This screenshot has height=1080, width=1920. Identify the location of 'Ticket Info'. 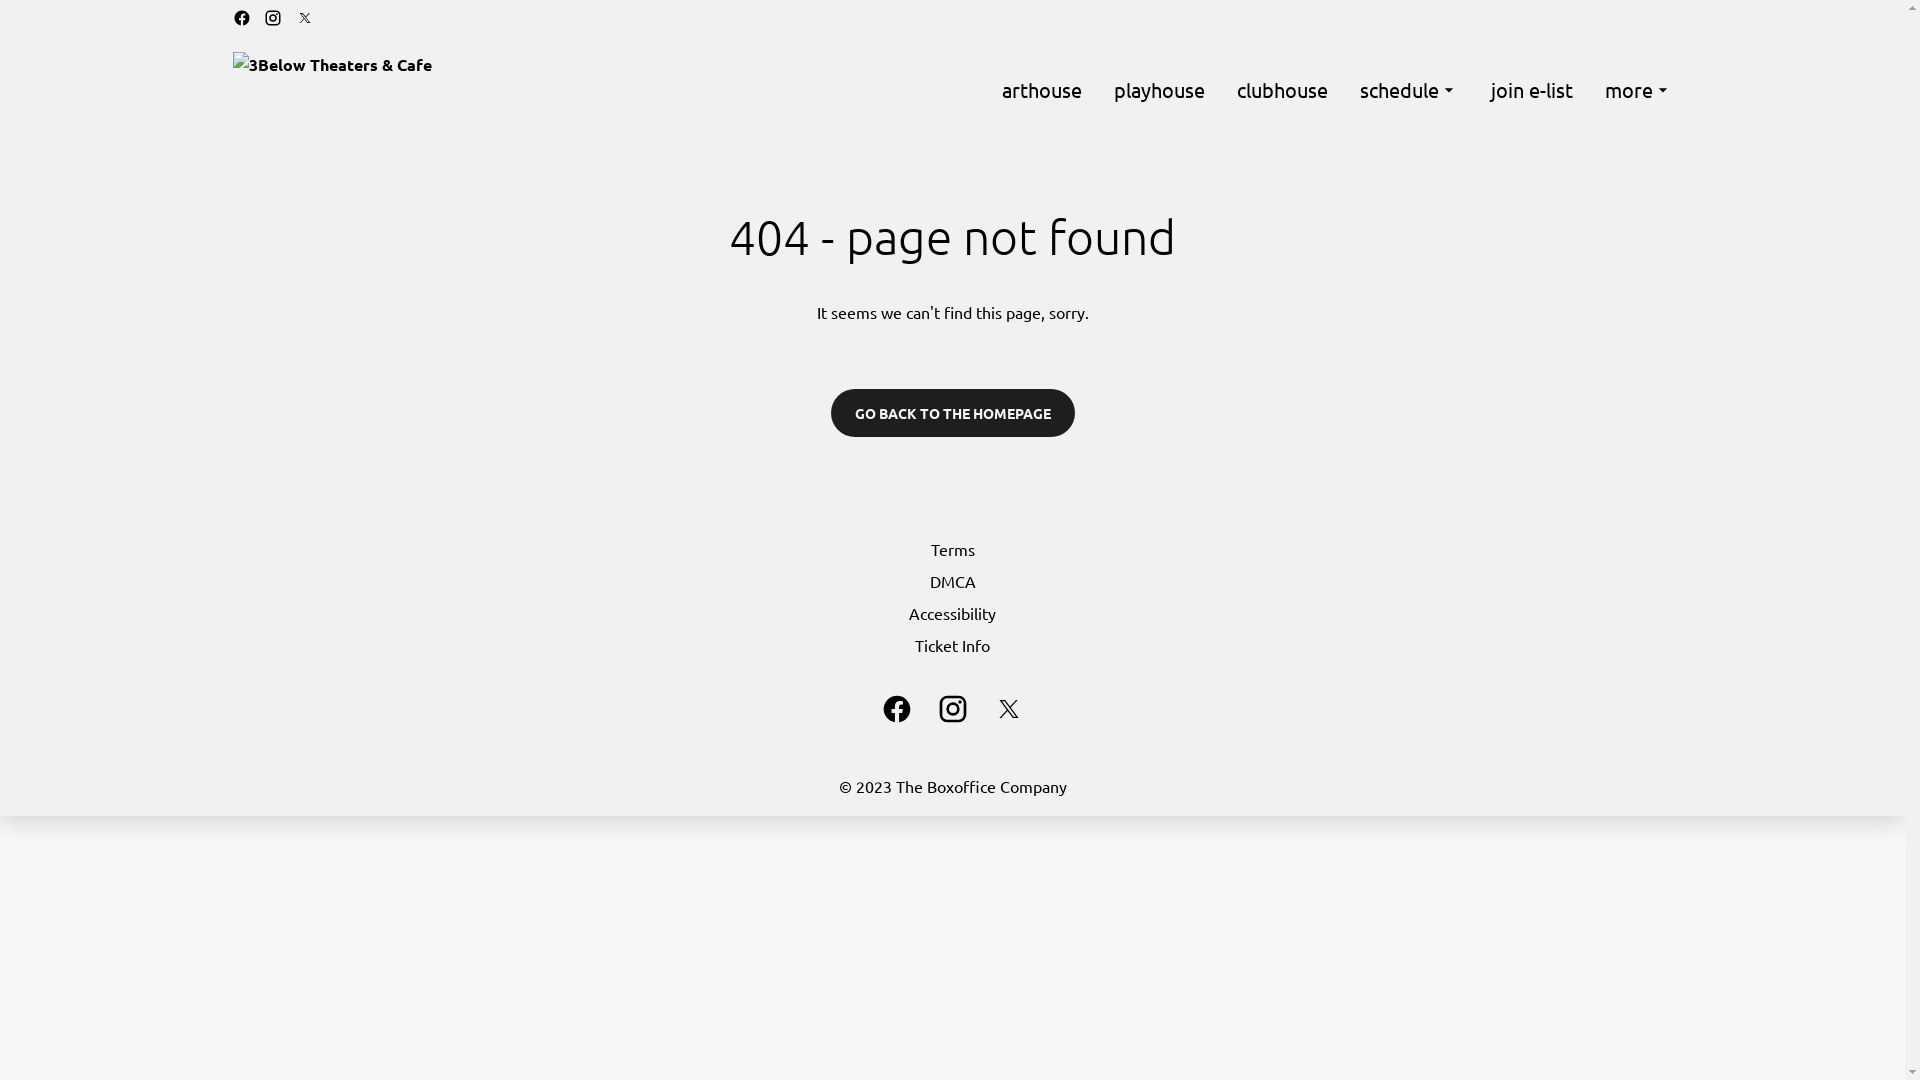
(950, 644).